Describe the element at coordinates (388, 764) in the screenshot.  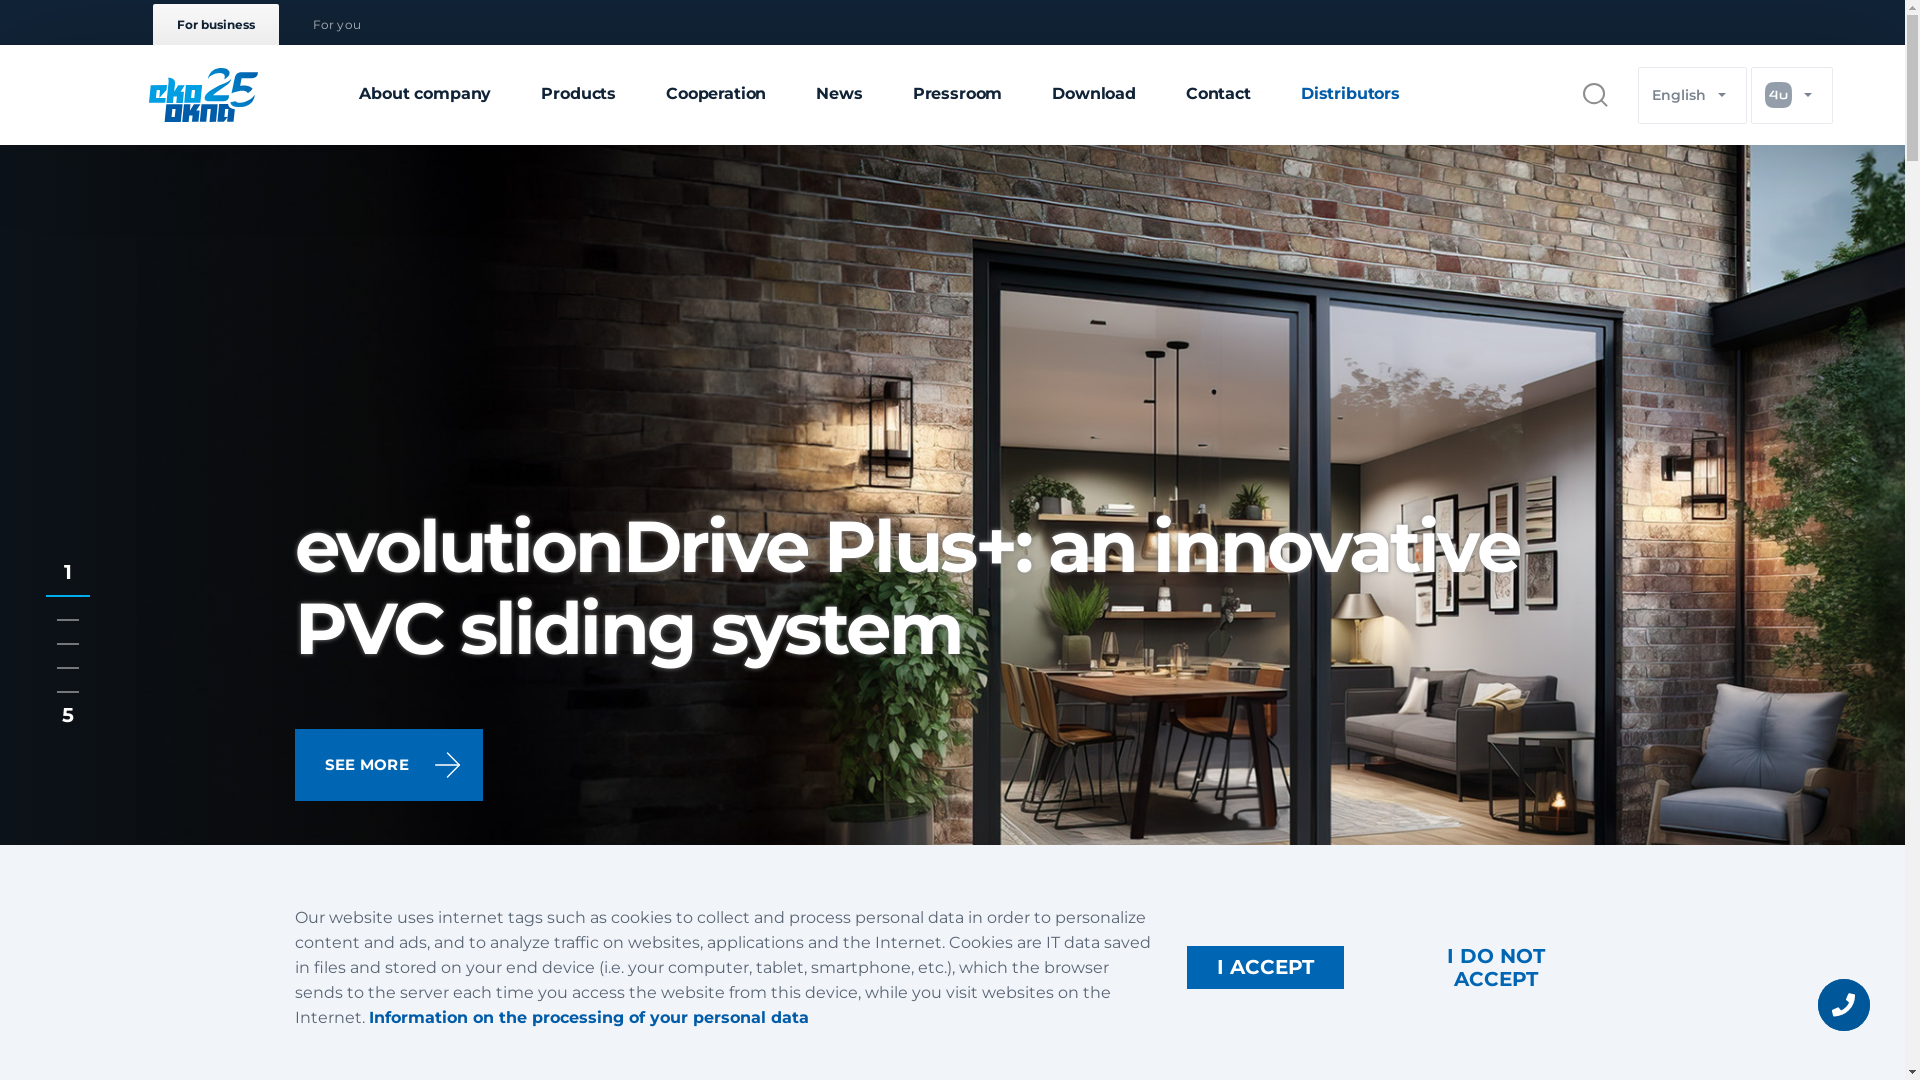
I see `'SEE MORE'` at that location.